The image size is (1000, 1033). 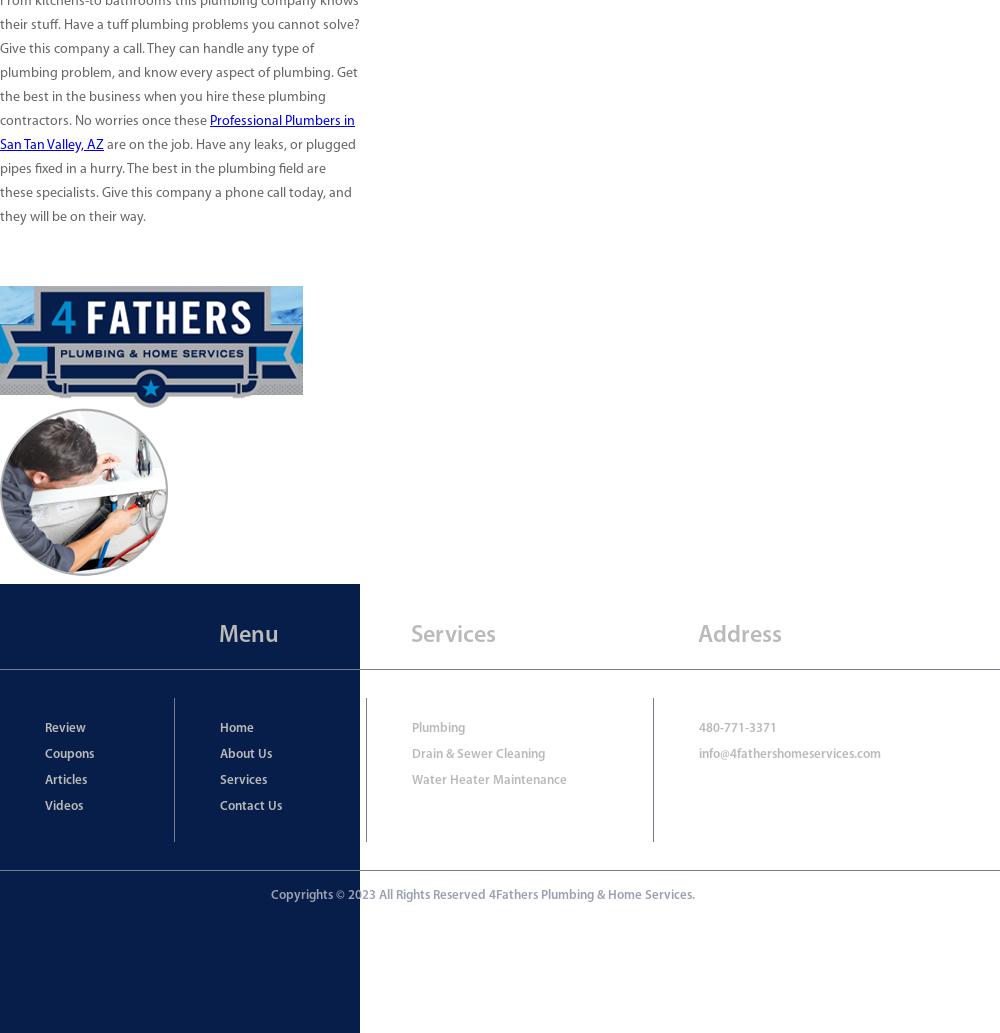 I want to click on '480-771-3371', so click(x=736, y=728).